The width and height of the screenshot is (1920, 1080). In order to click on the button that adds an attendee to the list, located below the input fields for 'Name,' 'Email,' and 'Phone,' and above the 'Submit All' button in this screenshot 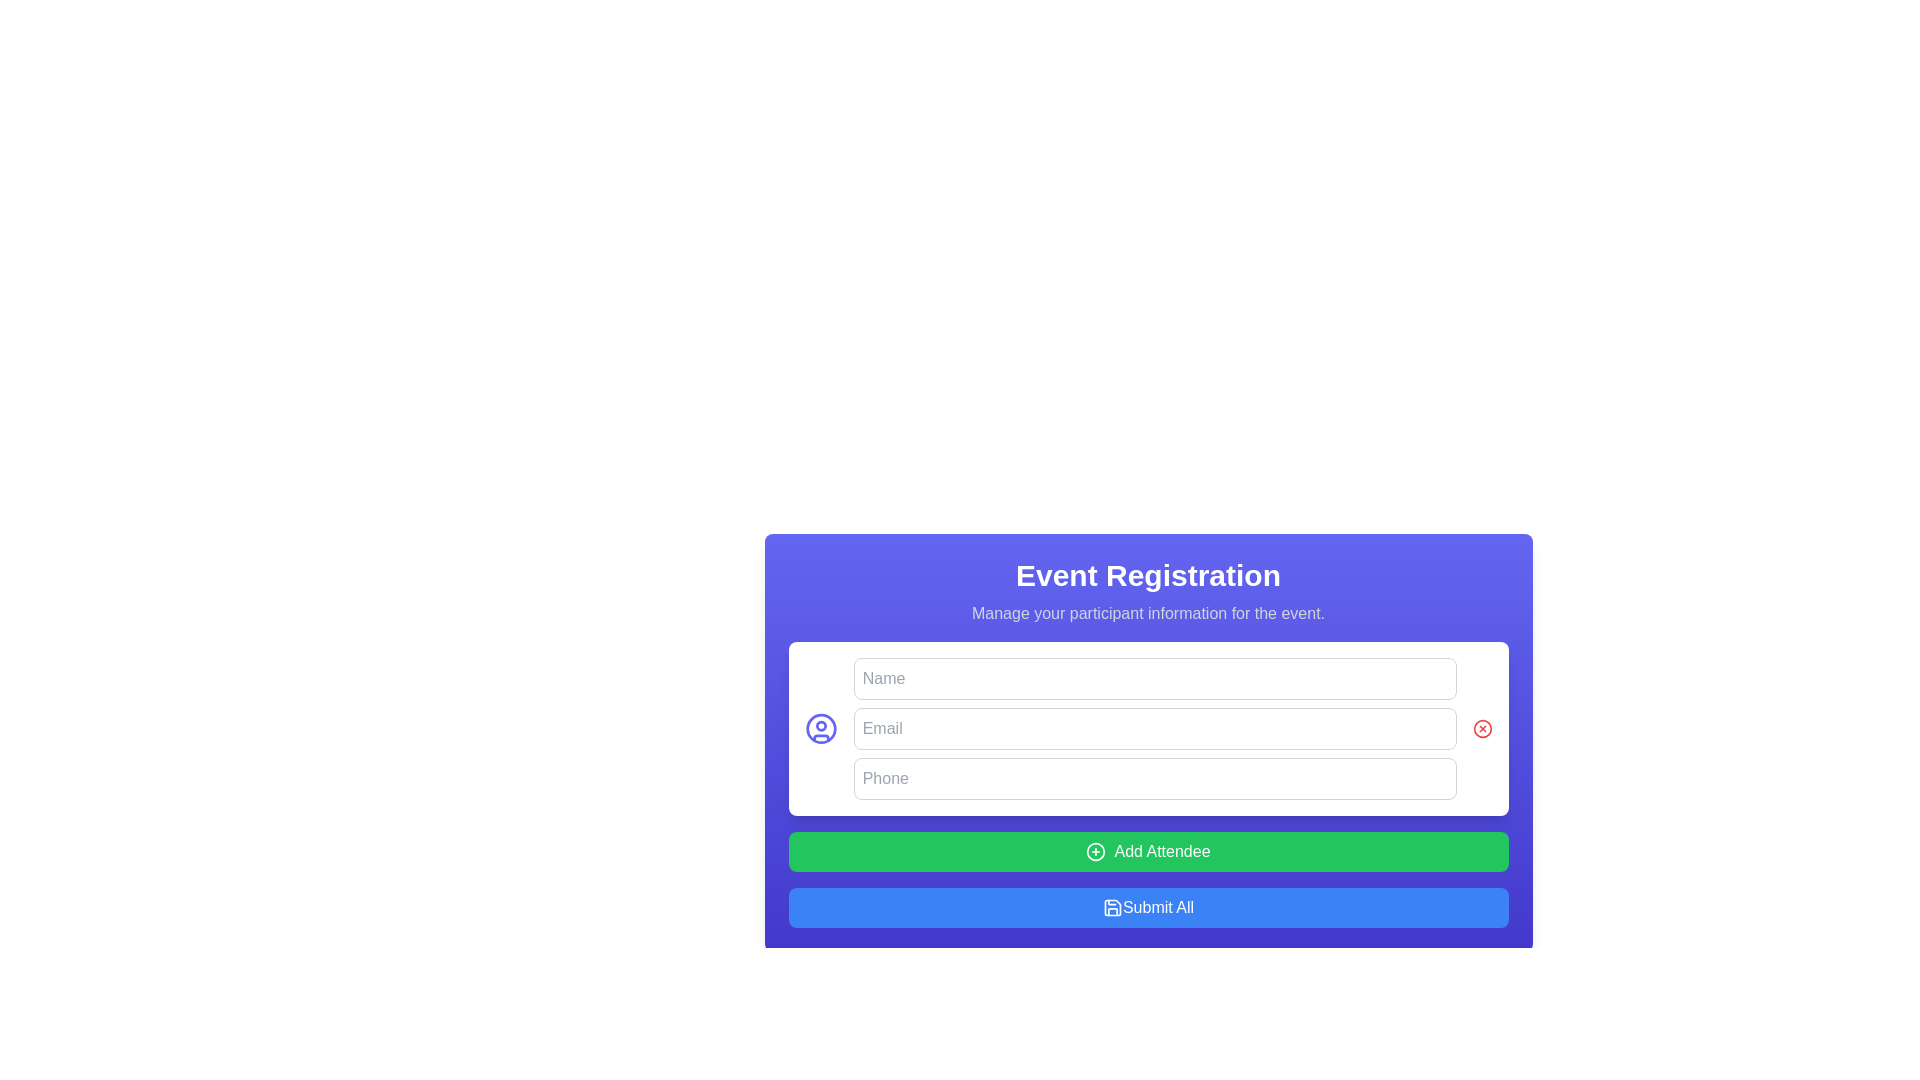, I will do `click(1148, 852)`.